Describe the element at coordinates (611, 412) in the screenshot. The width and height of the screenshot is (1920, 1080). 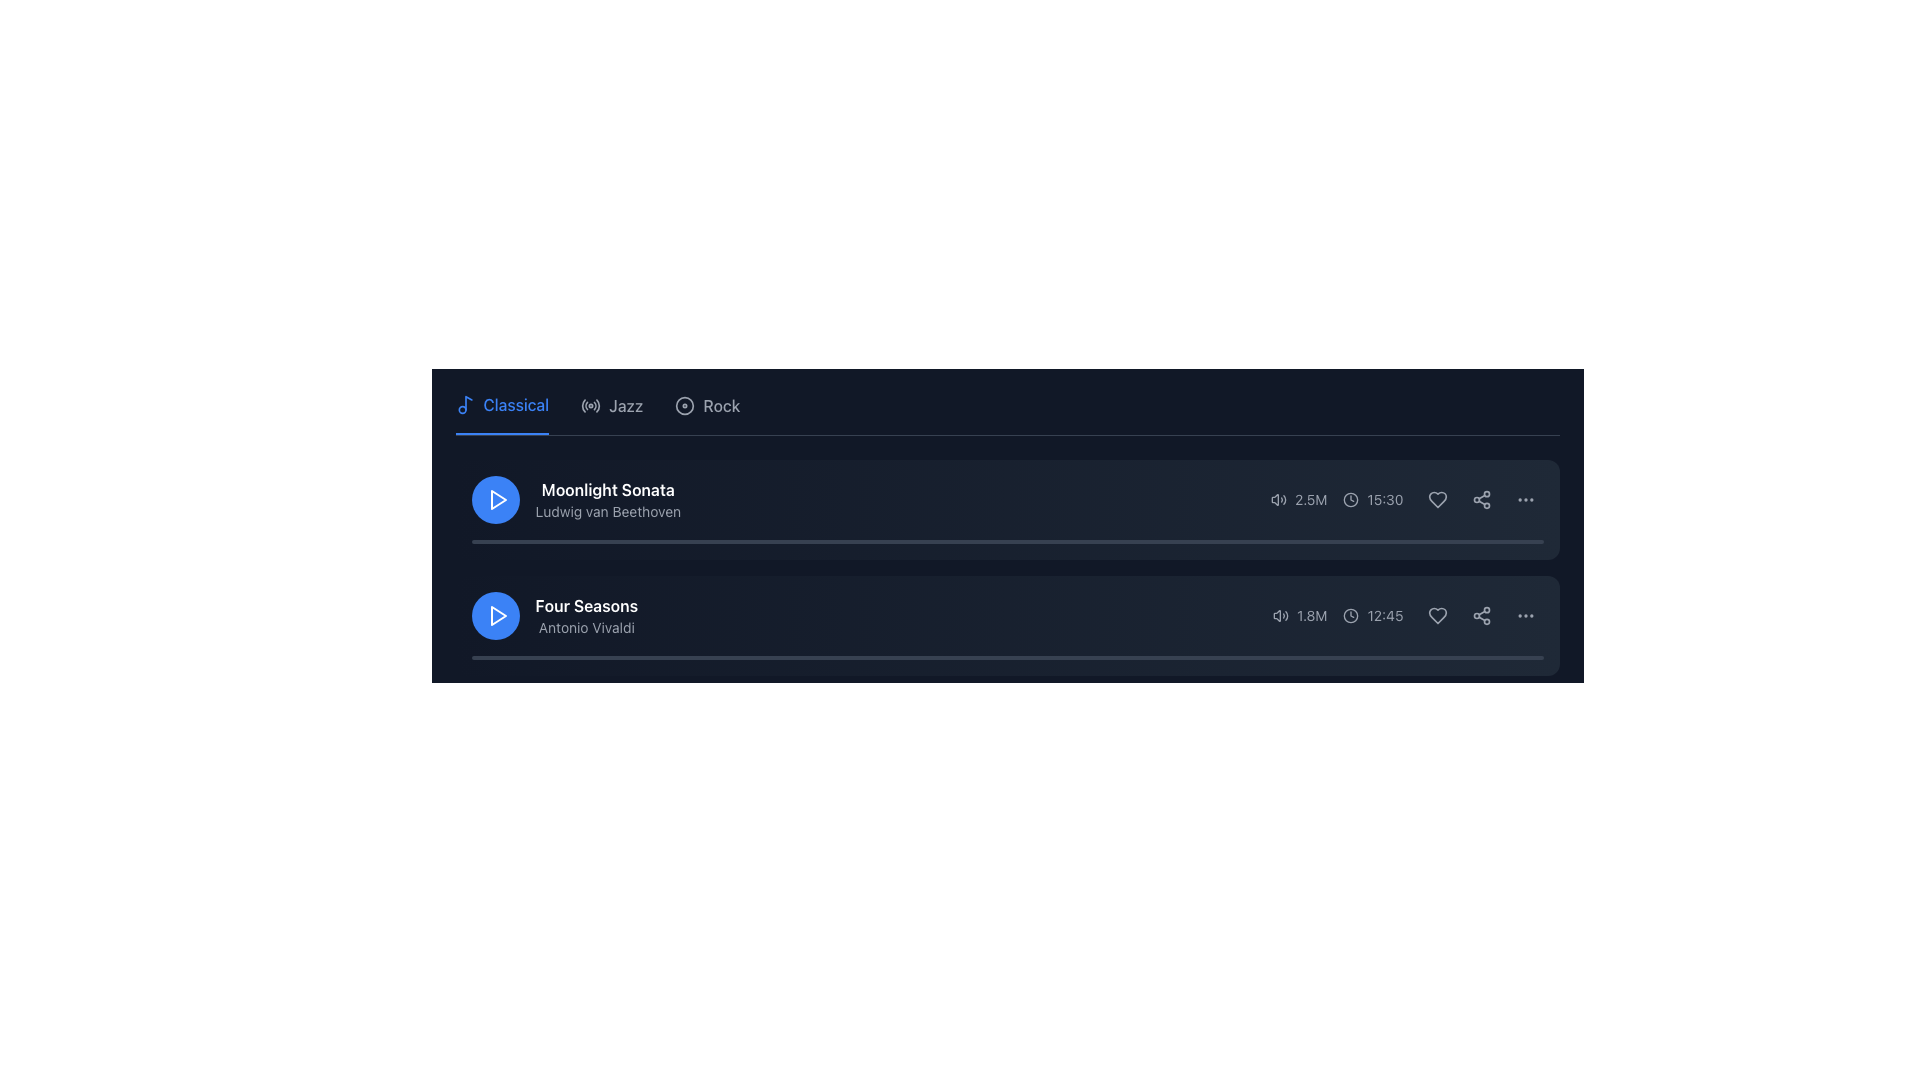
I see `the 'Jazz' category tab in the navigation menu` at that location.